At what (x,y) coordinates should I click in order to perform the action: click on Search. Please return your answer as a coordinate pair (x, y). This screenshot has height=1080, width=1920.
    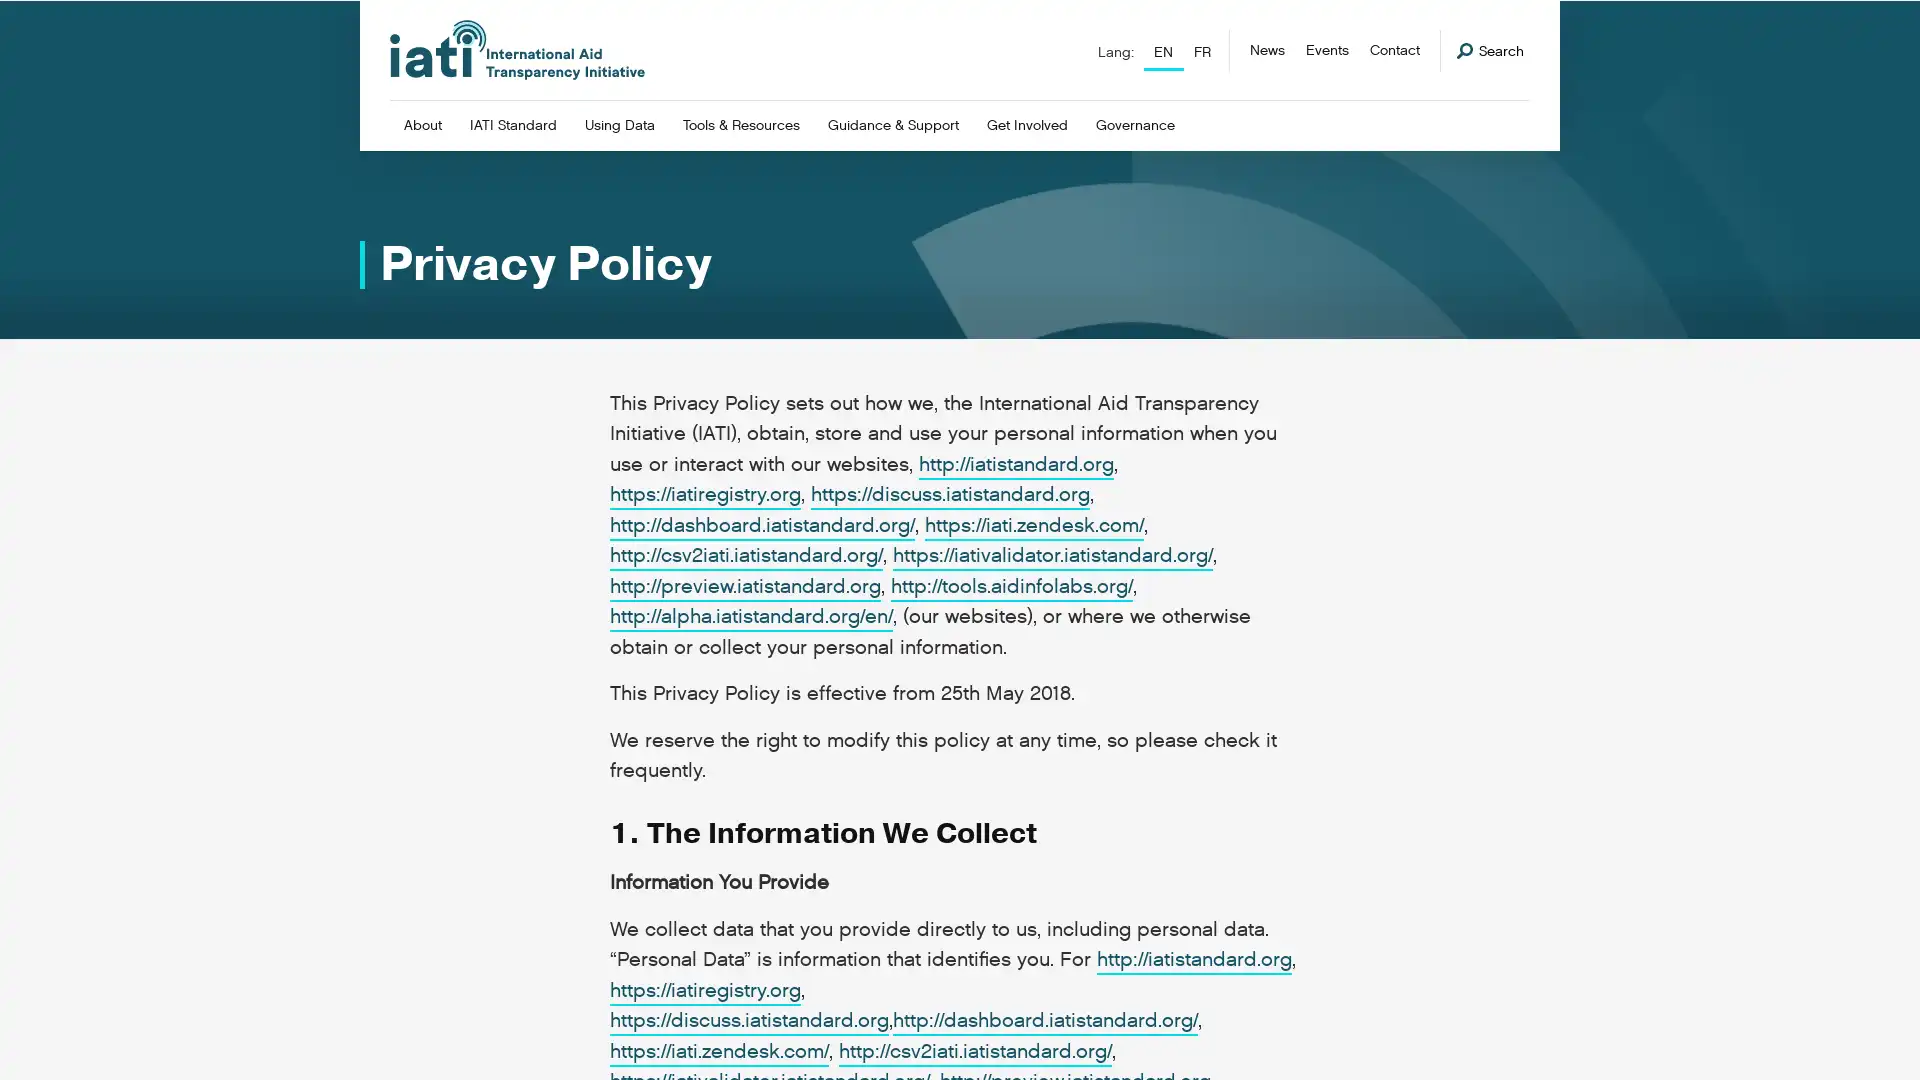
    Looking at the image, I should click on (1490, 50).